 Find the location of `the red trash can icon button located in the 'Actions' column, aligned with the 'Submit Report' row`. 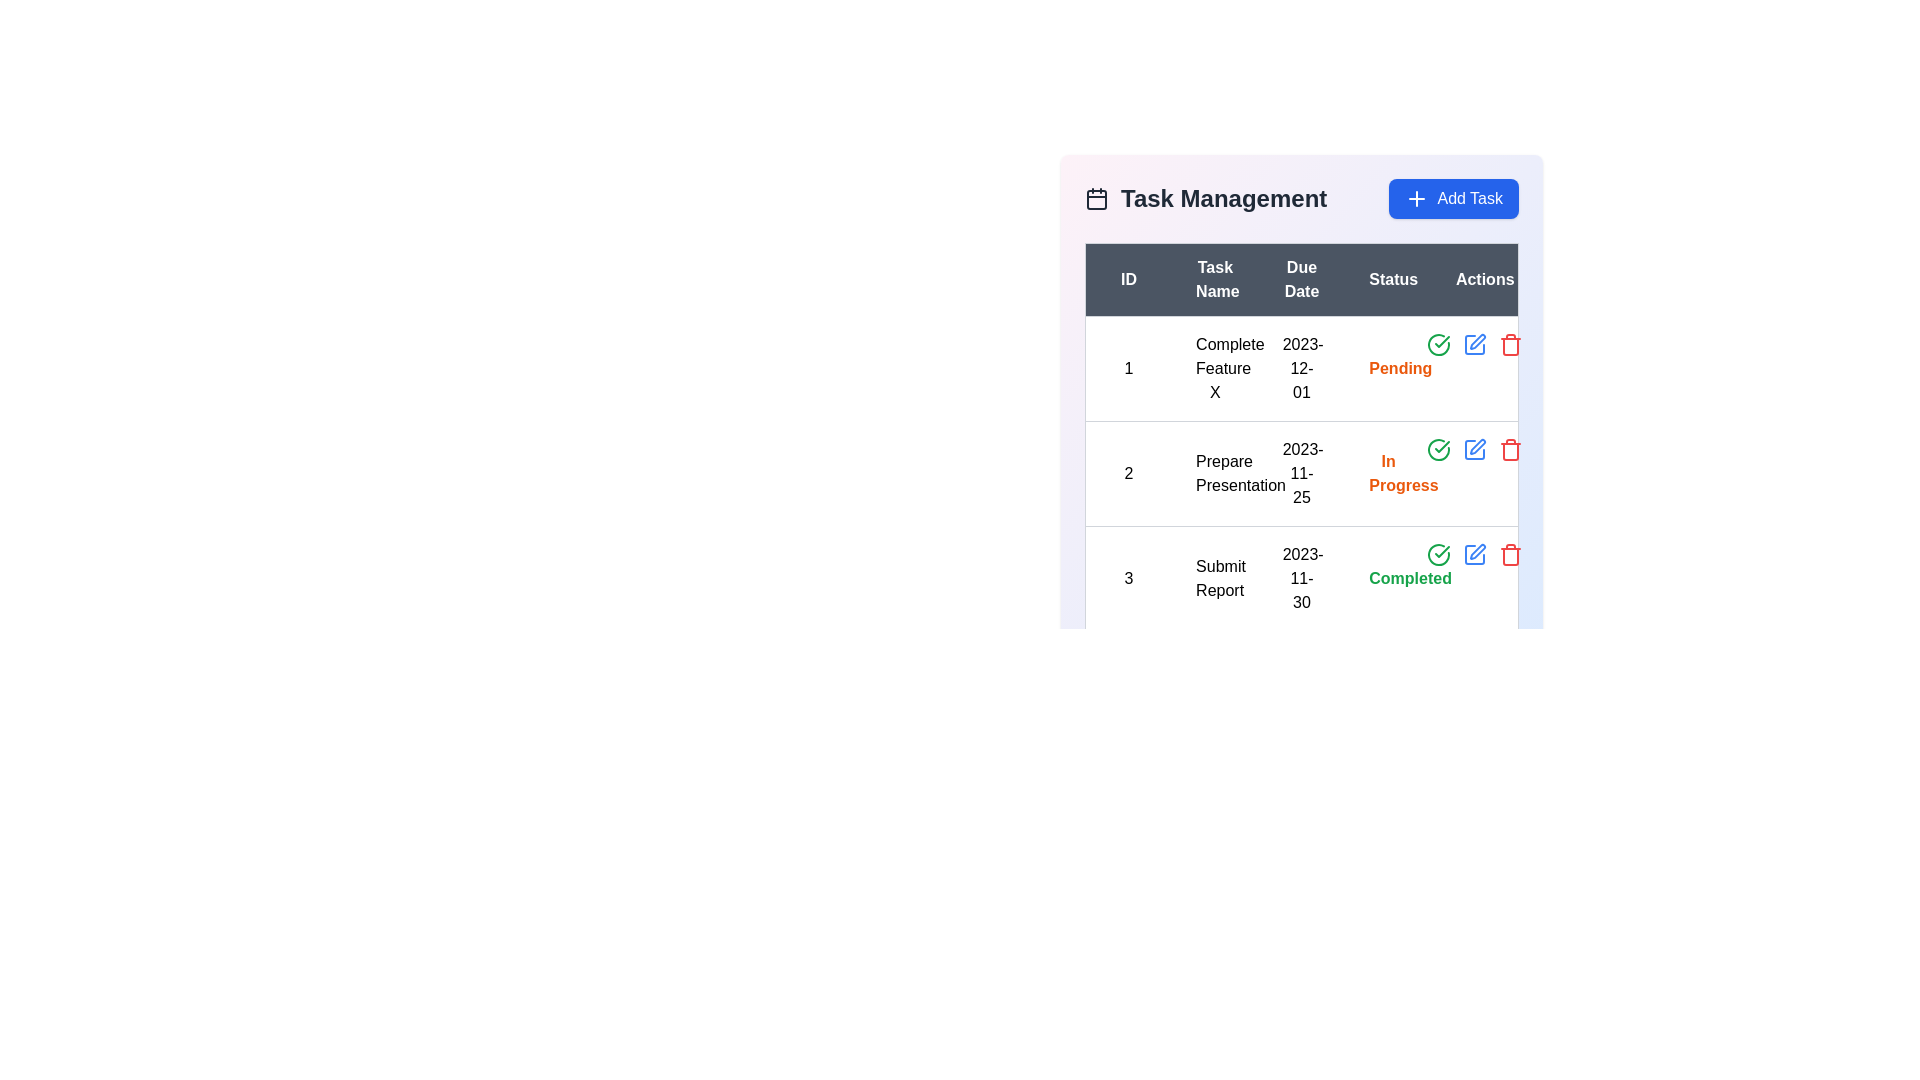

the red trash can icon button located in the 'Actions' column, aligned with the 'Submit Report' row is located at coordinates (1510, 450).